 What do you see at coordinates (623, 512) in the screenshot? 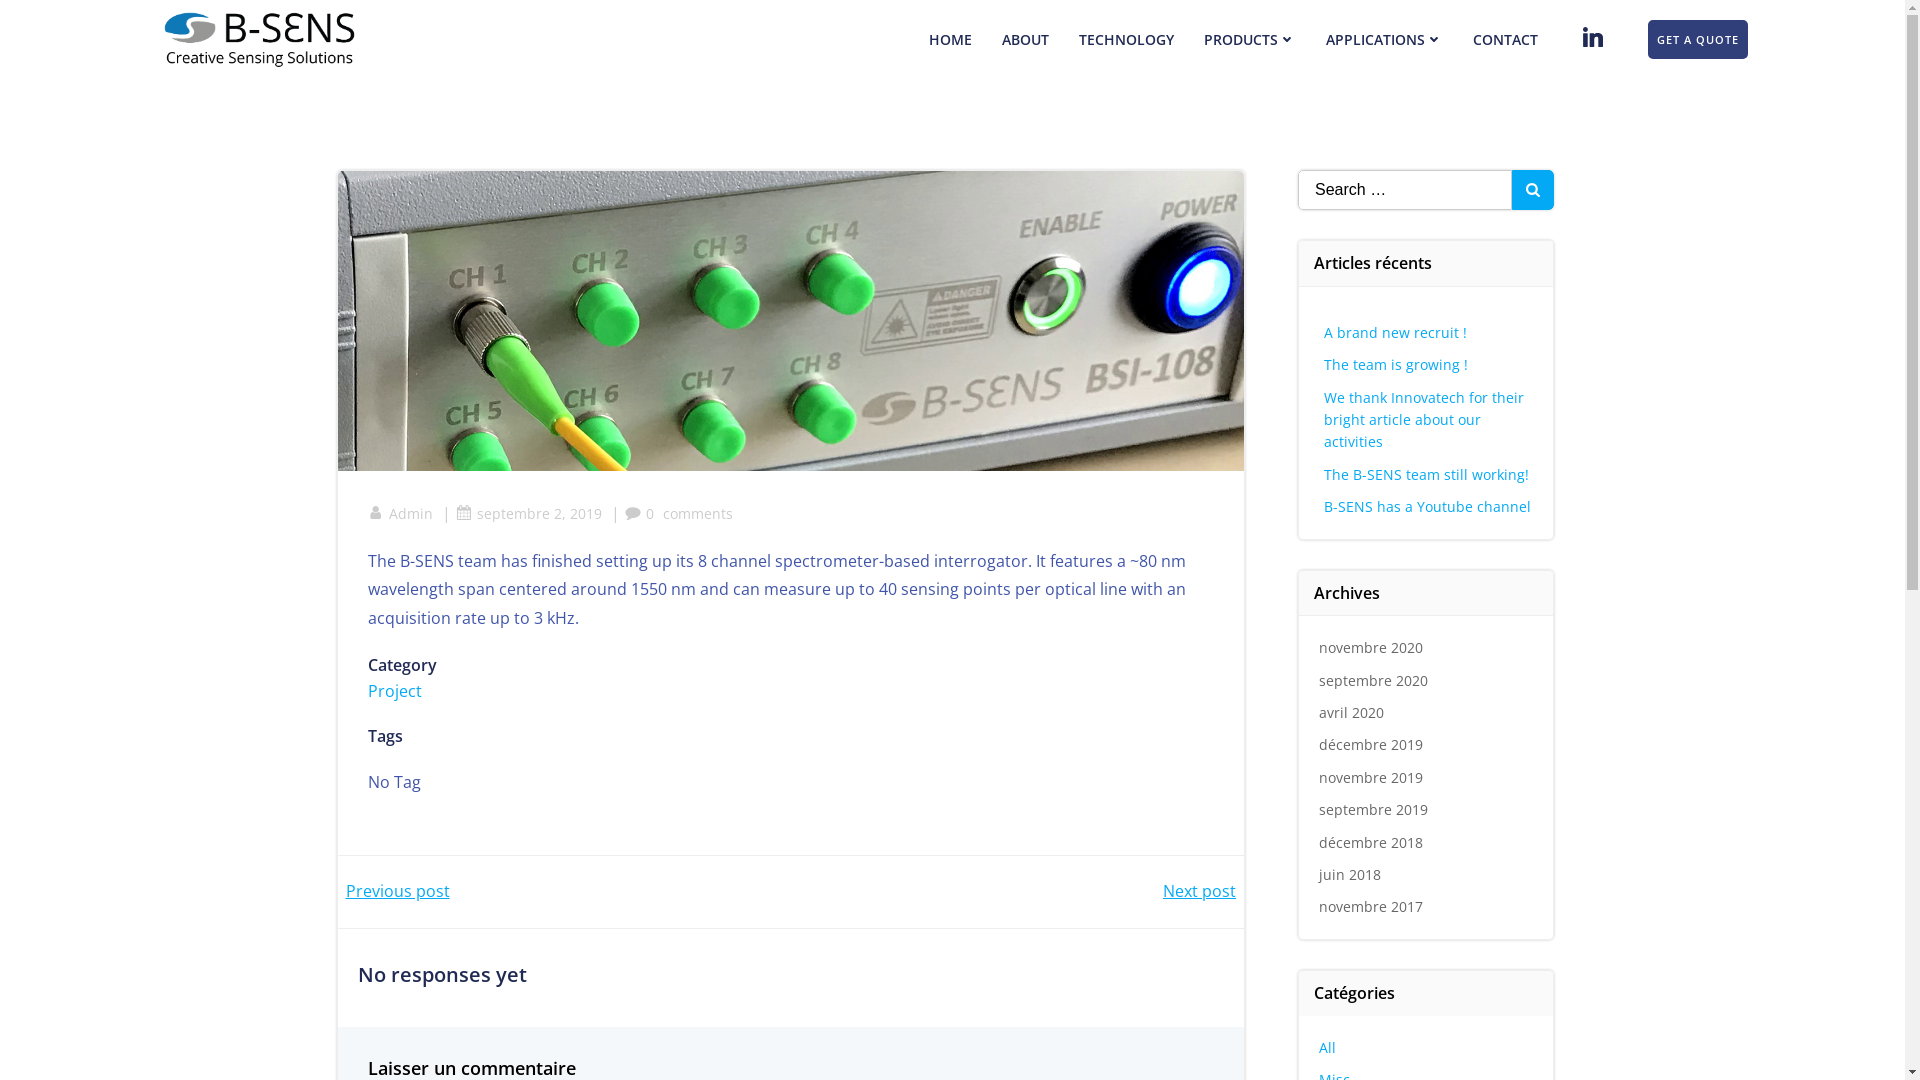
I see `'0'` at bounding box center [623, 512].